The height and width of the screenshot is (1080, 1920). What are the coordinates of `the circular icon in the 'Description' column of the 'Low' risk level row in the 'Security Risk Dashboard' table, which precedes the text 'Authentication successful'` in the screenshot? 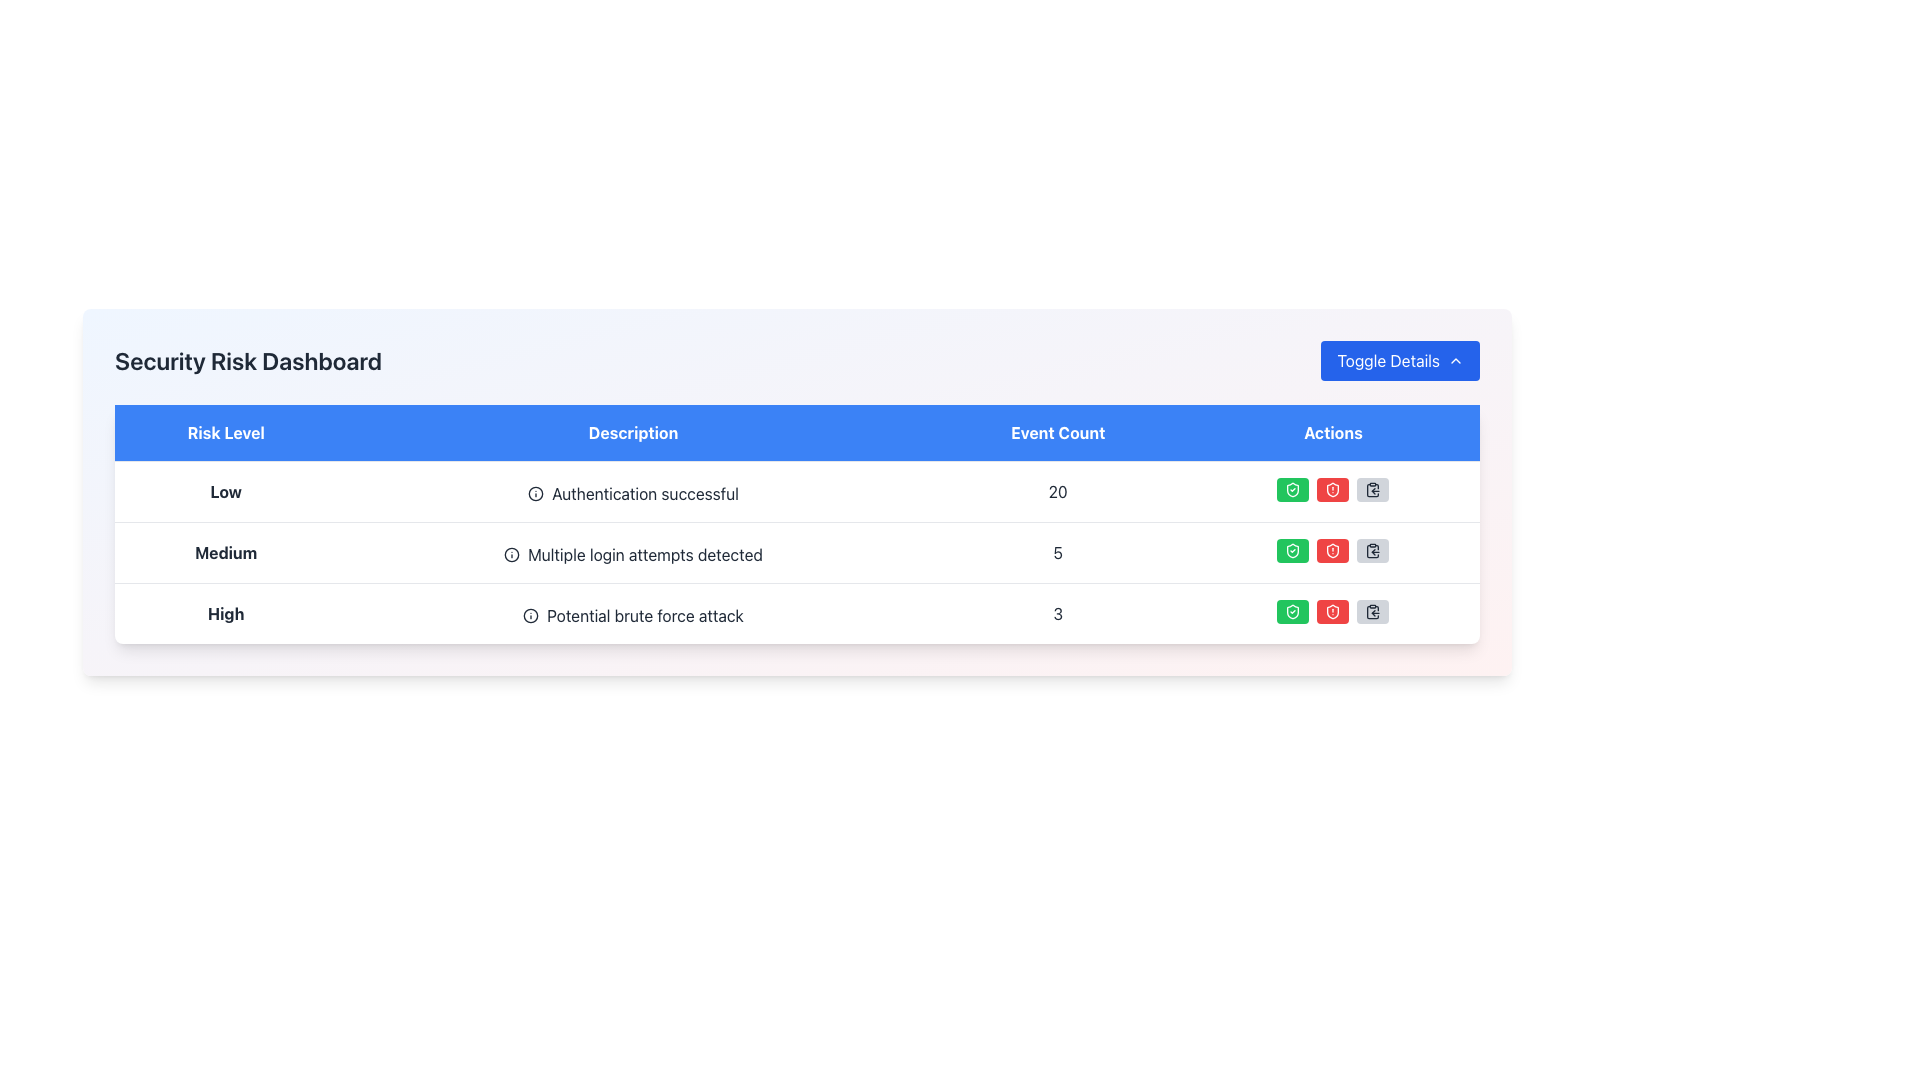 It's located at (536, 493).